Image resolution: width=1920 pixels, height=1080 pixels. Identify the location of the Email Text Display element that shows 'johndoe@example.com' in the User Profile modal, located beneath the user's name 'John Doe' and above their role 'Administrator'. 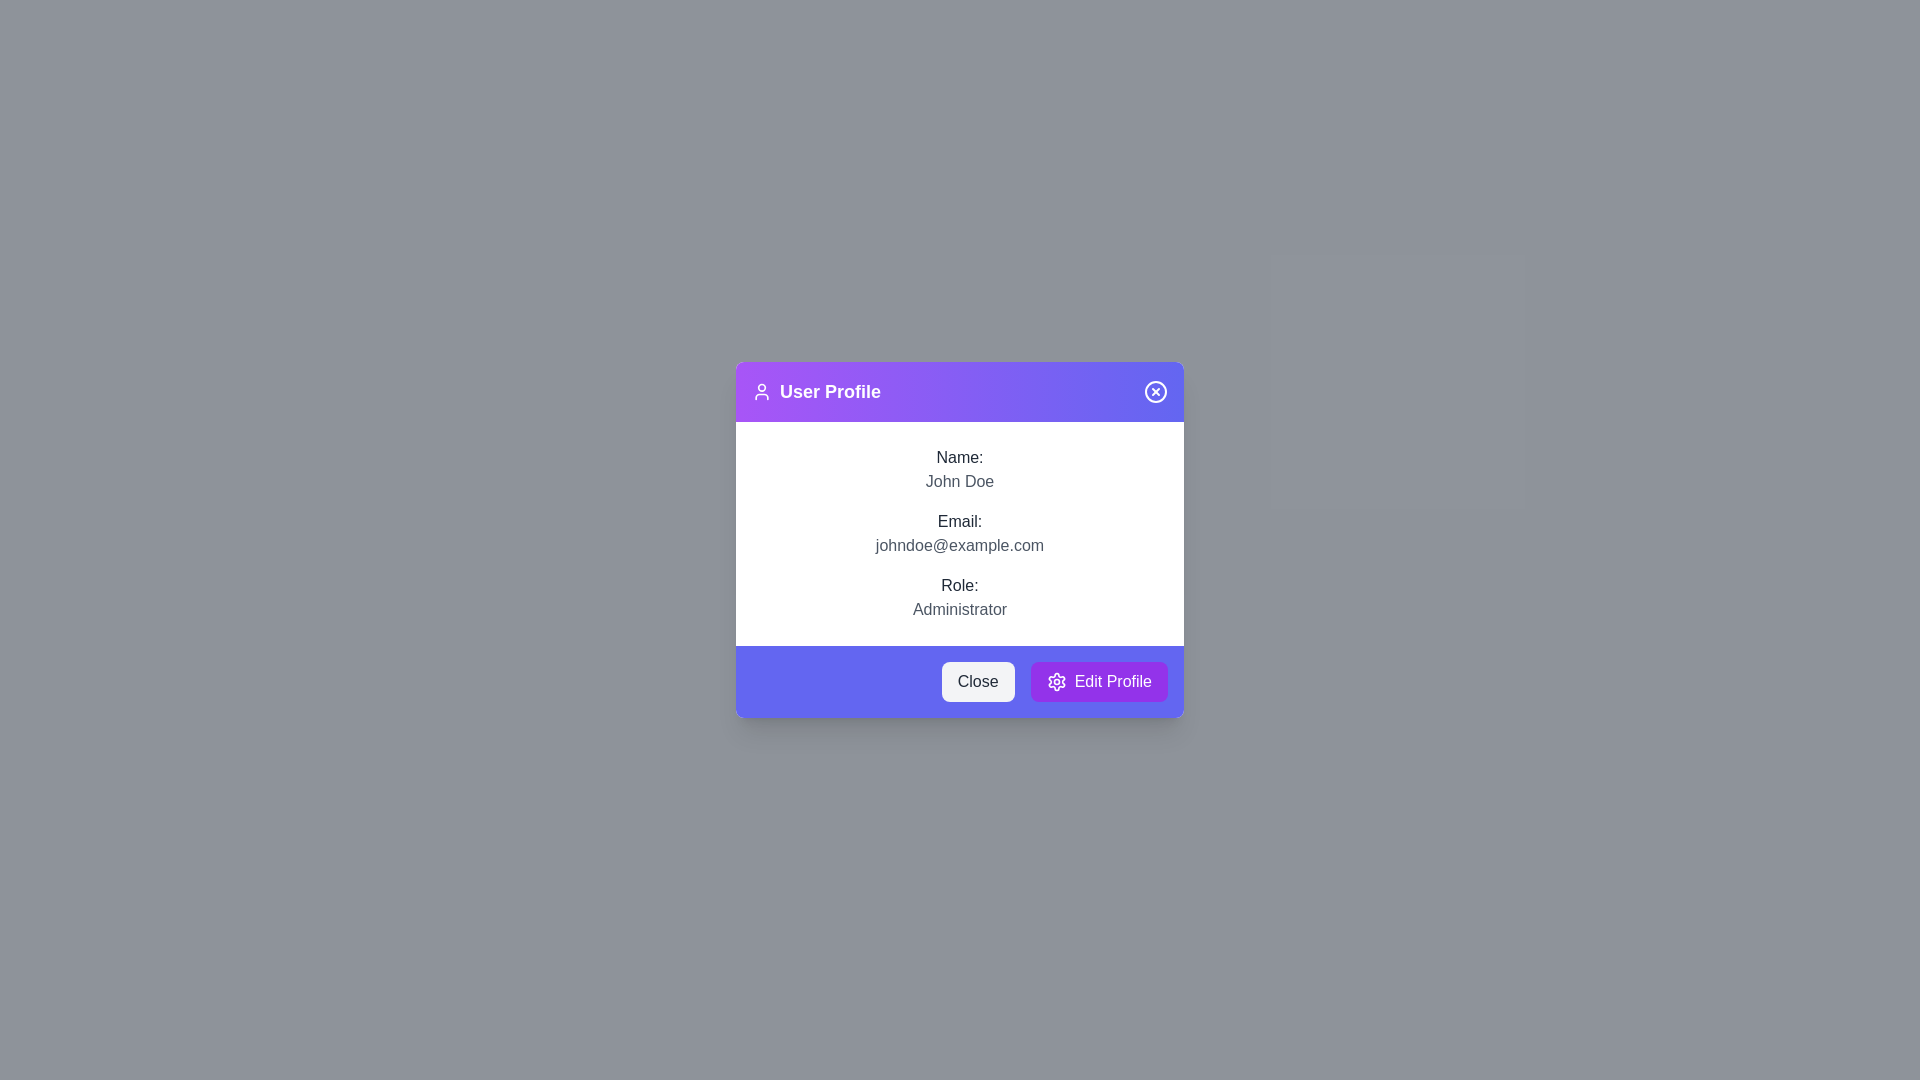
(960, 532).